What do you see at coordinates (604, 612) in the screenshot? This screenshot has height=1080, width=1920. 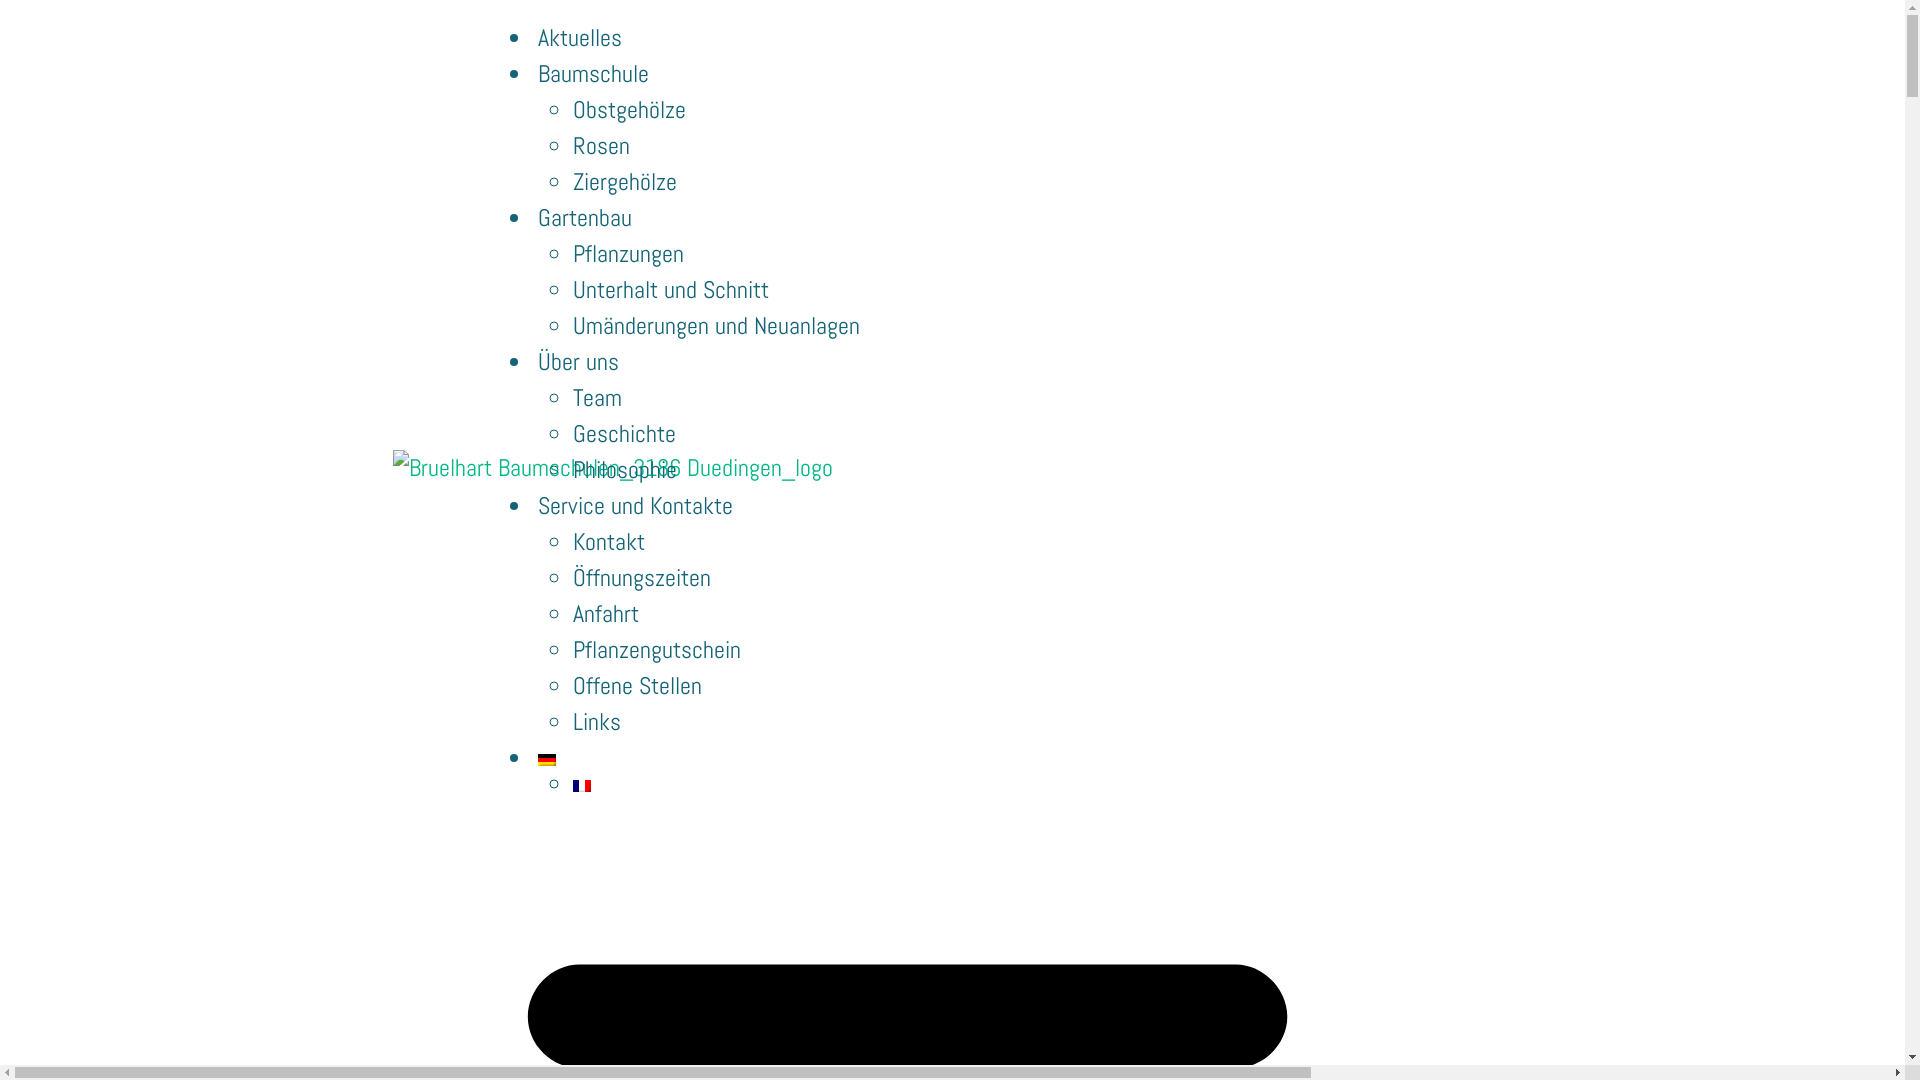 I see `'Anfahrt'` at bounding box center [604, 612].